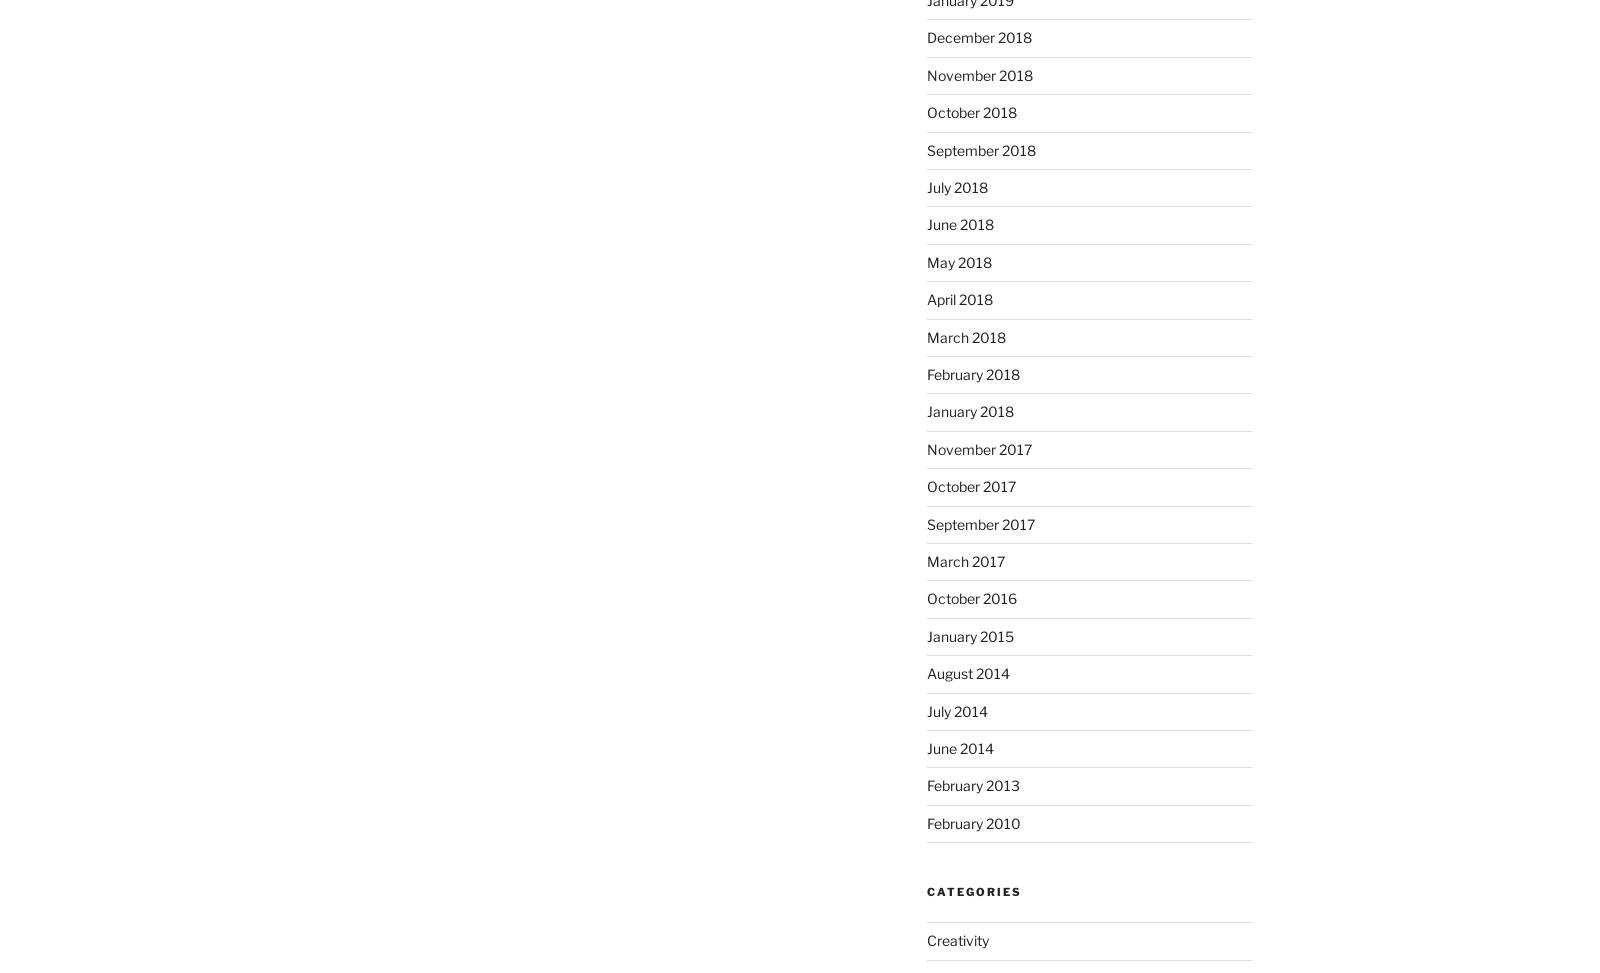  I want to click on 'February 2010', so click(971, 821).